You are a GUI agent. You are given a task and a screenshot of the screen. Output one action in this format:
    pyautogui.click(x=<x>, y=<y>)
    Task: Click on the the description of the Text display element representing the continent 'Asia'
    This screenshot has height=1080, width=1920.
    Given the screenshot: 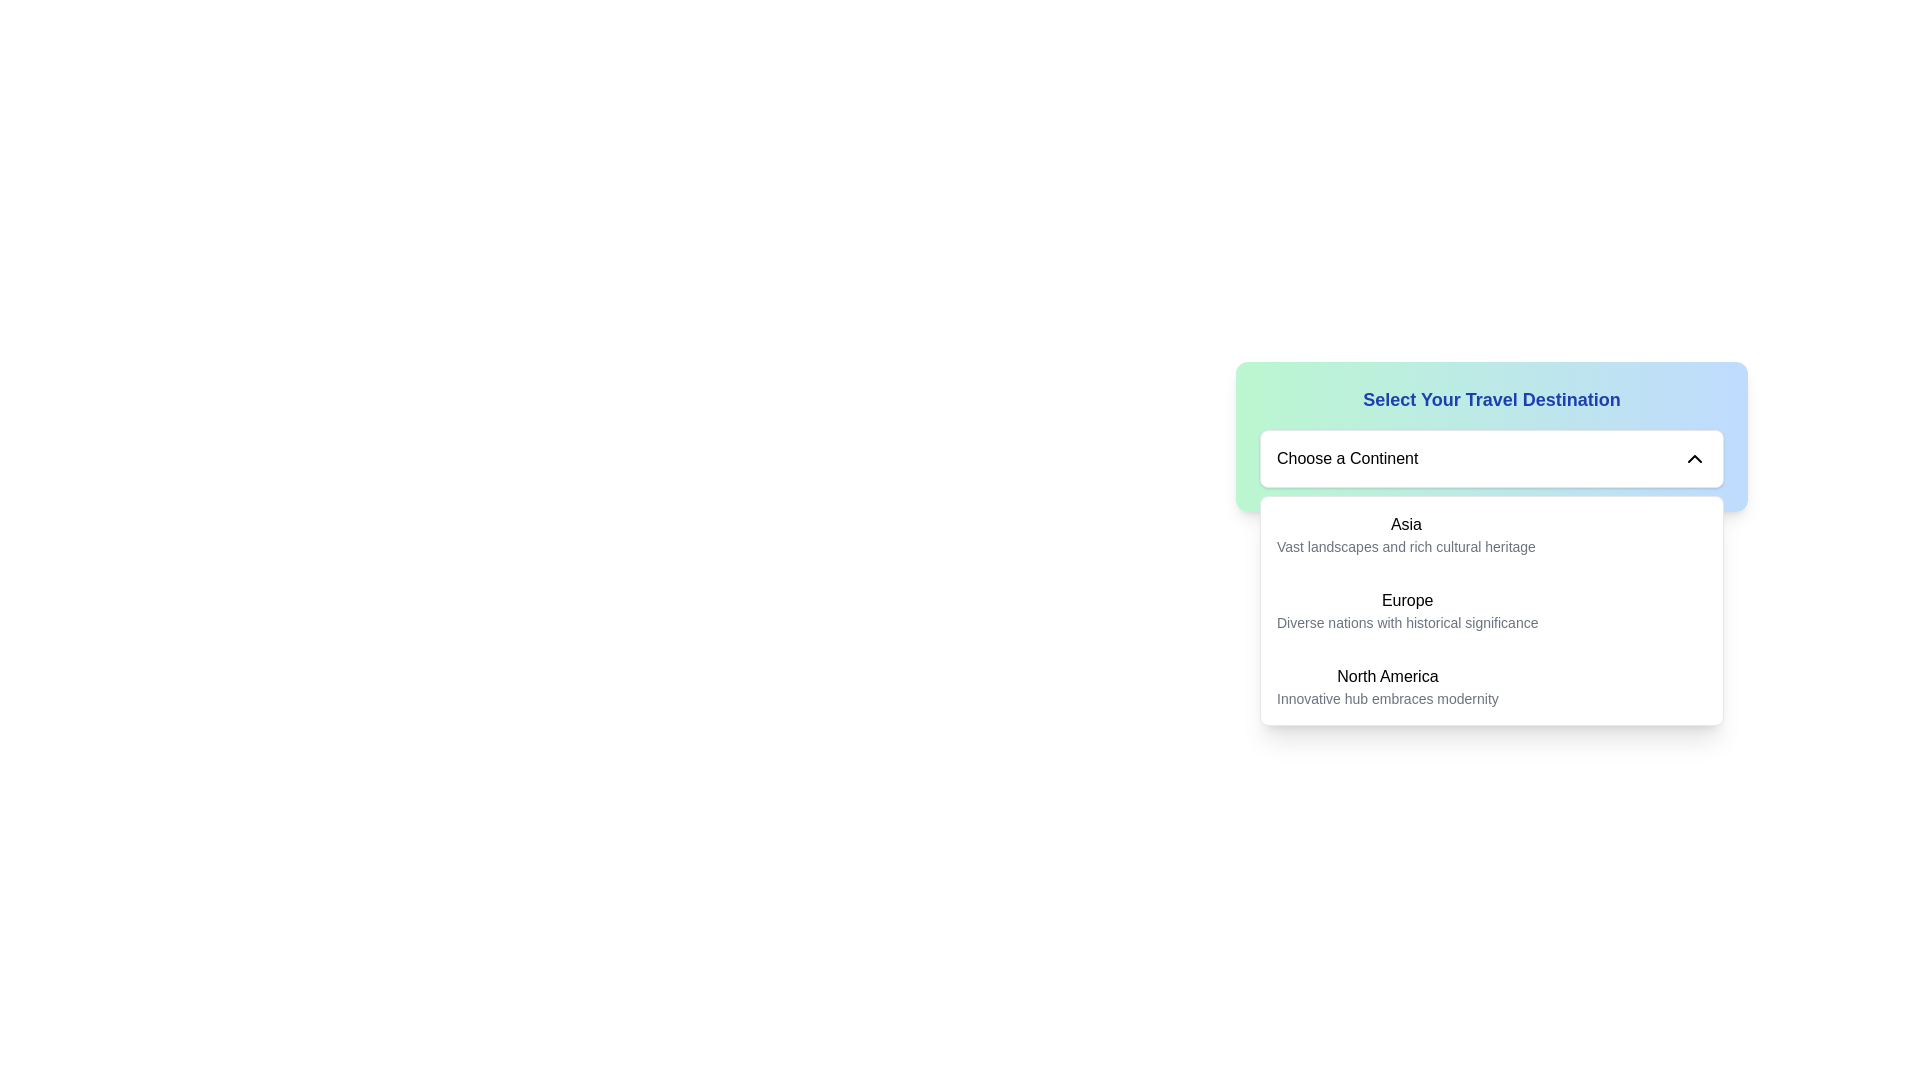 What is the action you would take?
    pyautogui.click(x=1405, y=534)
    